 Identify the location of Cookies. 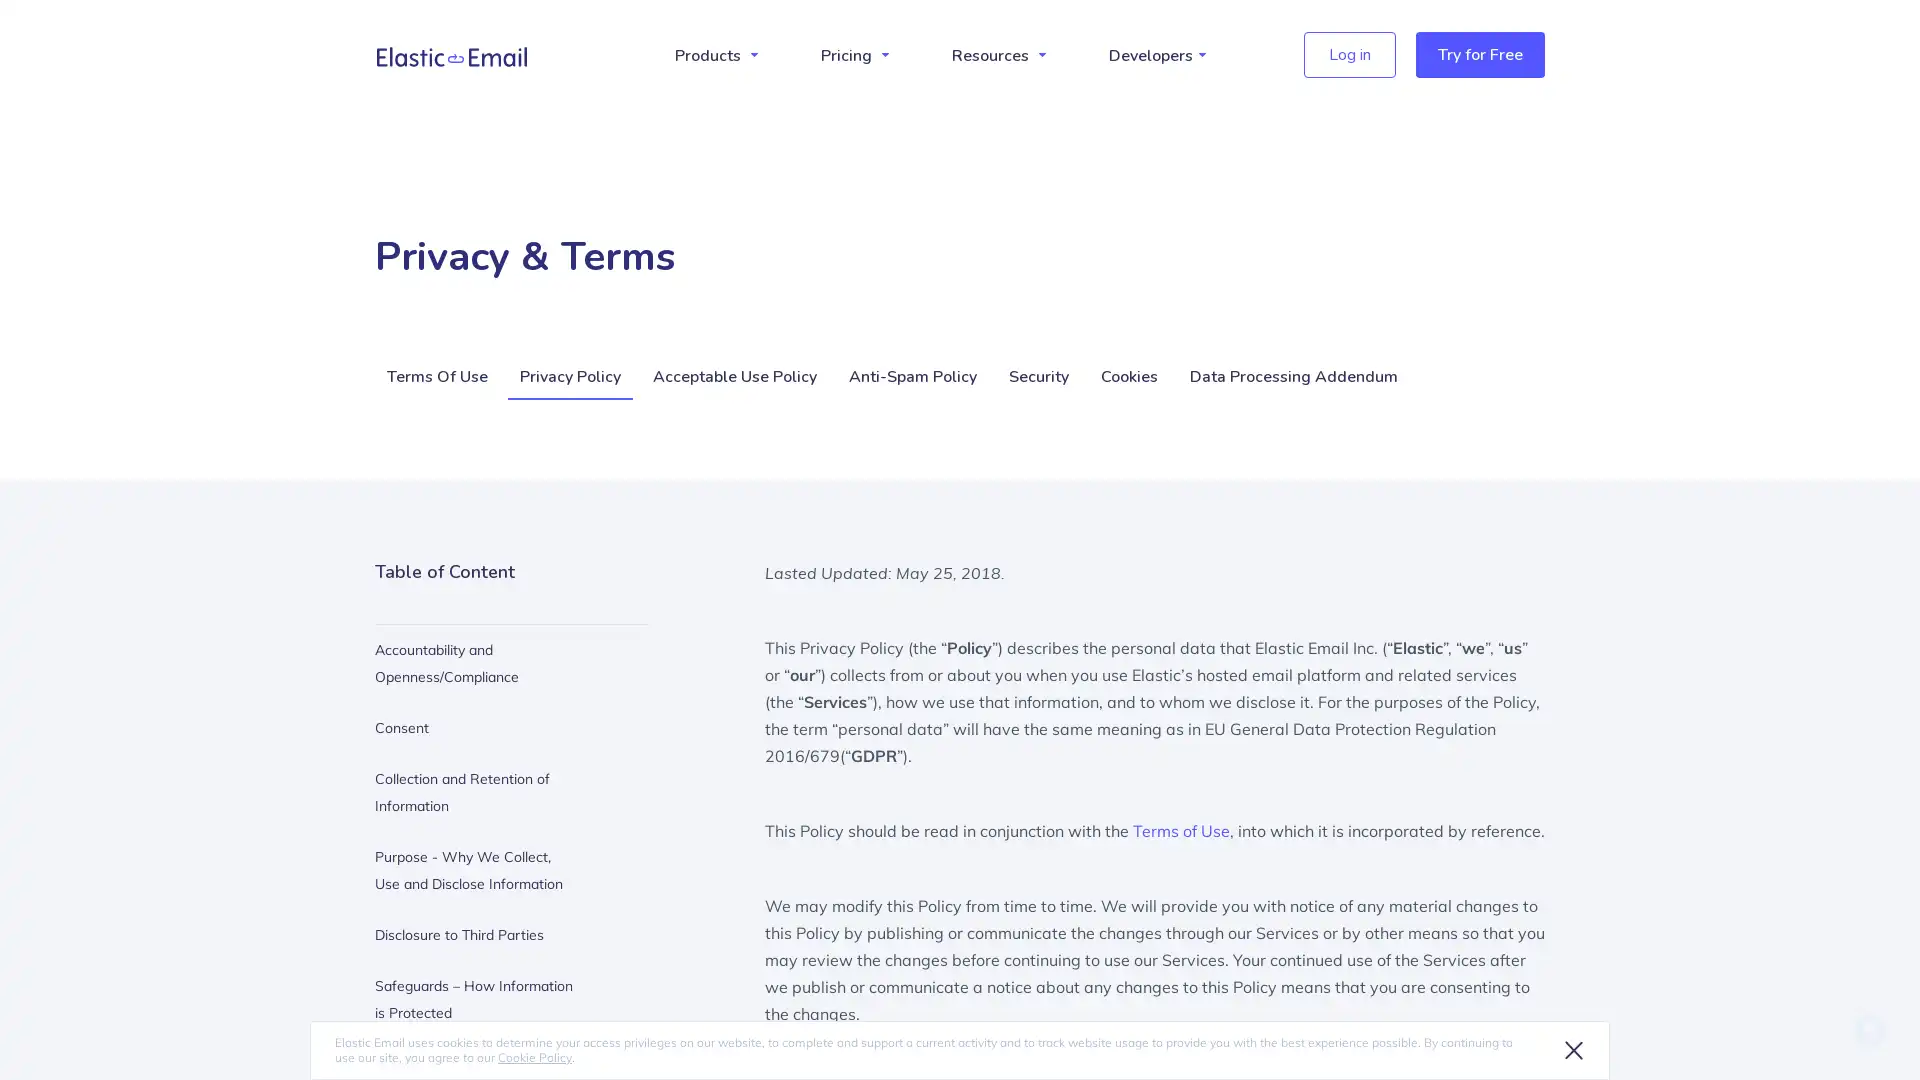
(1129, 378).